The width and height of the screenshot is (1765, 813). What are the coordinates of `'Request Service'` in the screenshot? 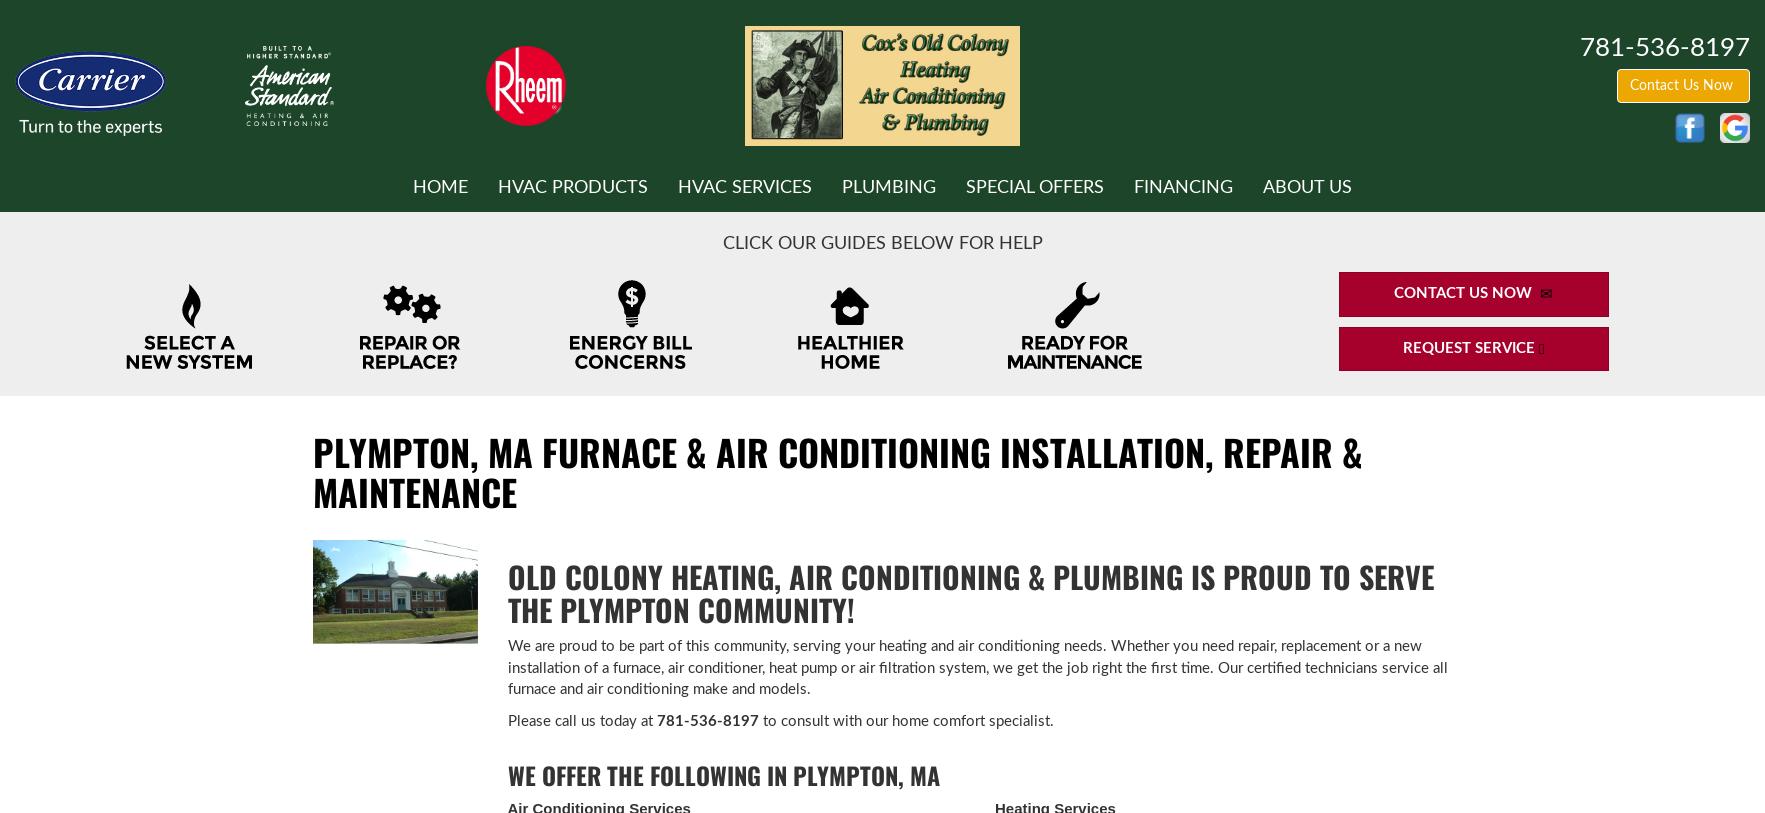 It's located at (1402, 346).